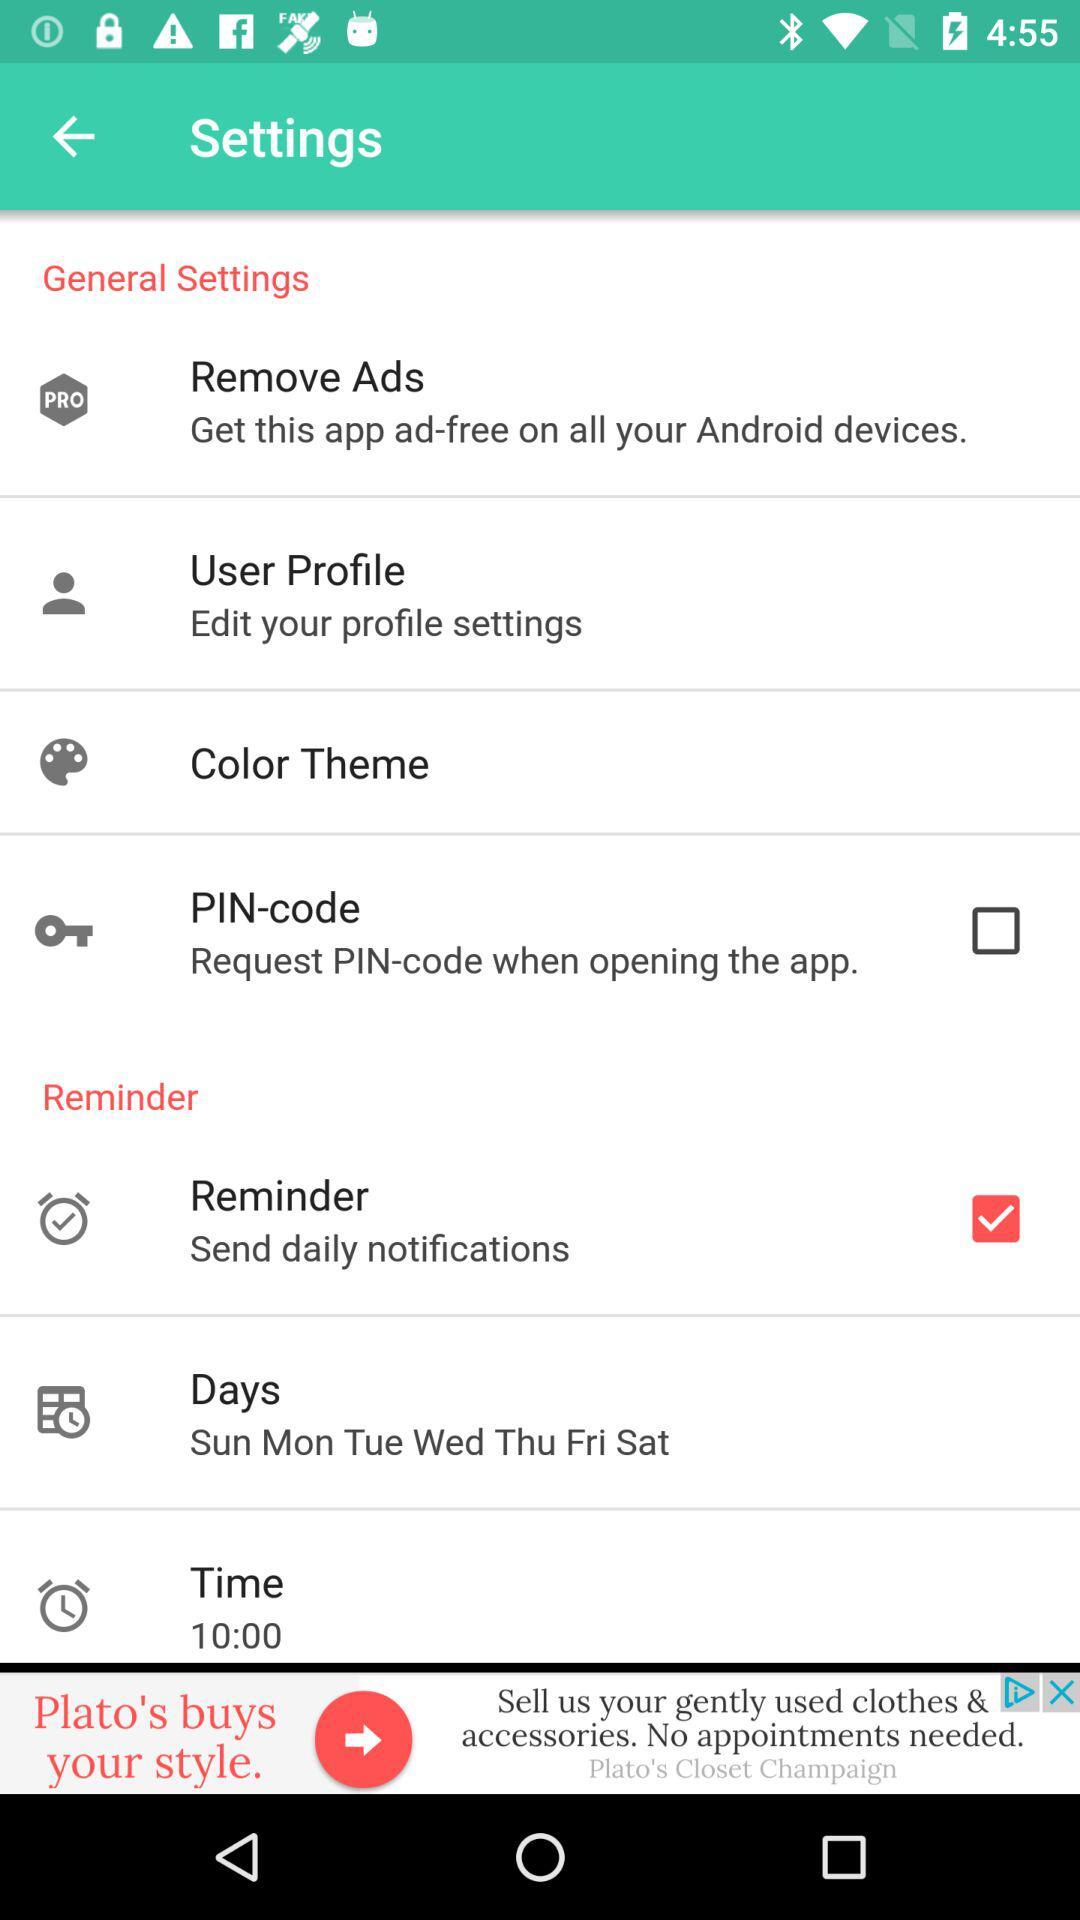 The height and width of the screenshot is (1920, 1080). What do you see at coordinates (72, 135) in the screenshot?
I see `go back` at bounding box center [72, 135].